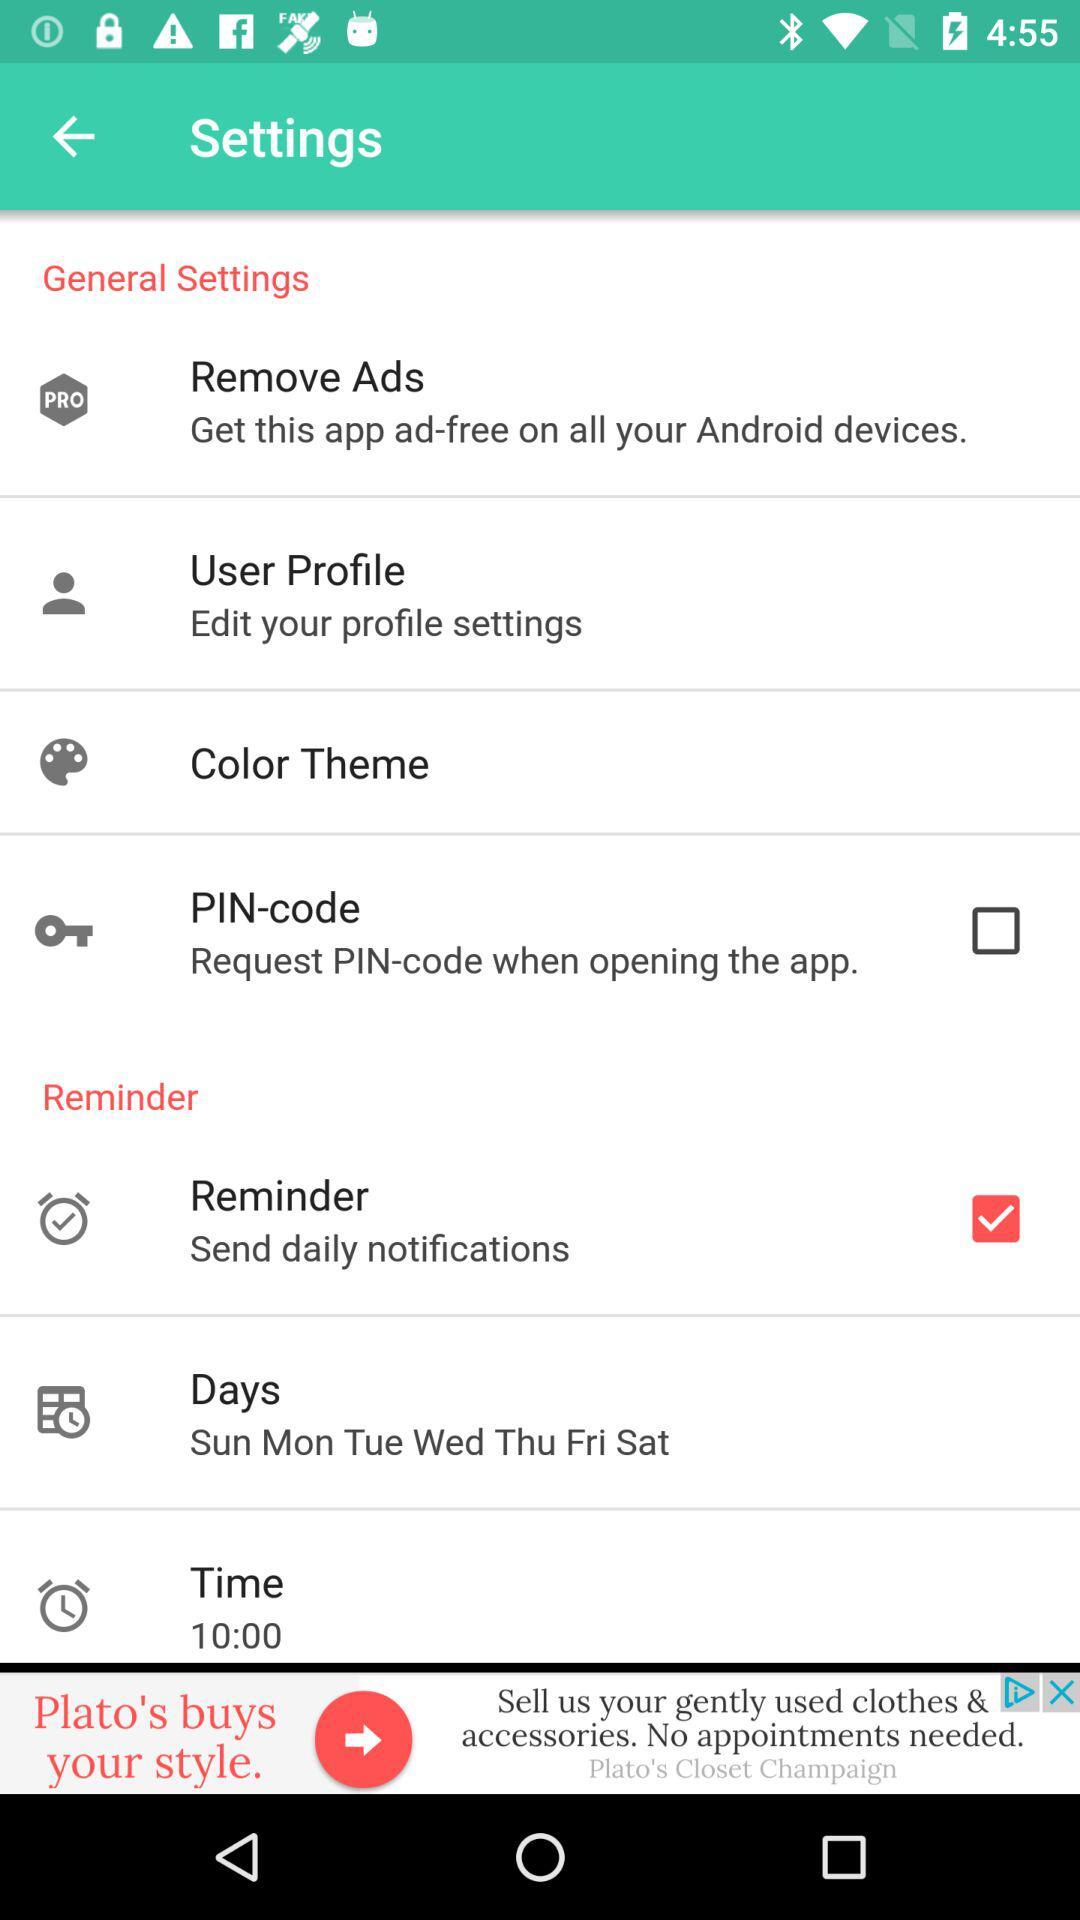 The height and width of the screenshot is (1920, 1080). What do you see at coordinates (72, 135) in the screenshot?
I see `go back` at bounding box center [72, 135].